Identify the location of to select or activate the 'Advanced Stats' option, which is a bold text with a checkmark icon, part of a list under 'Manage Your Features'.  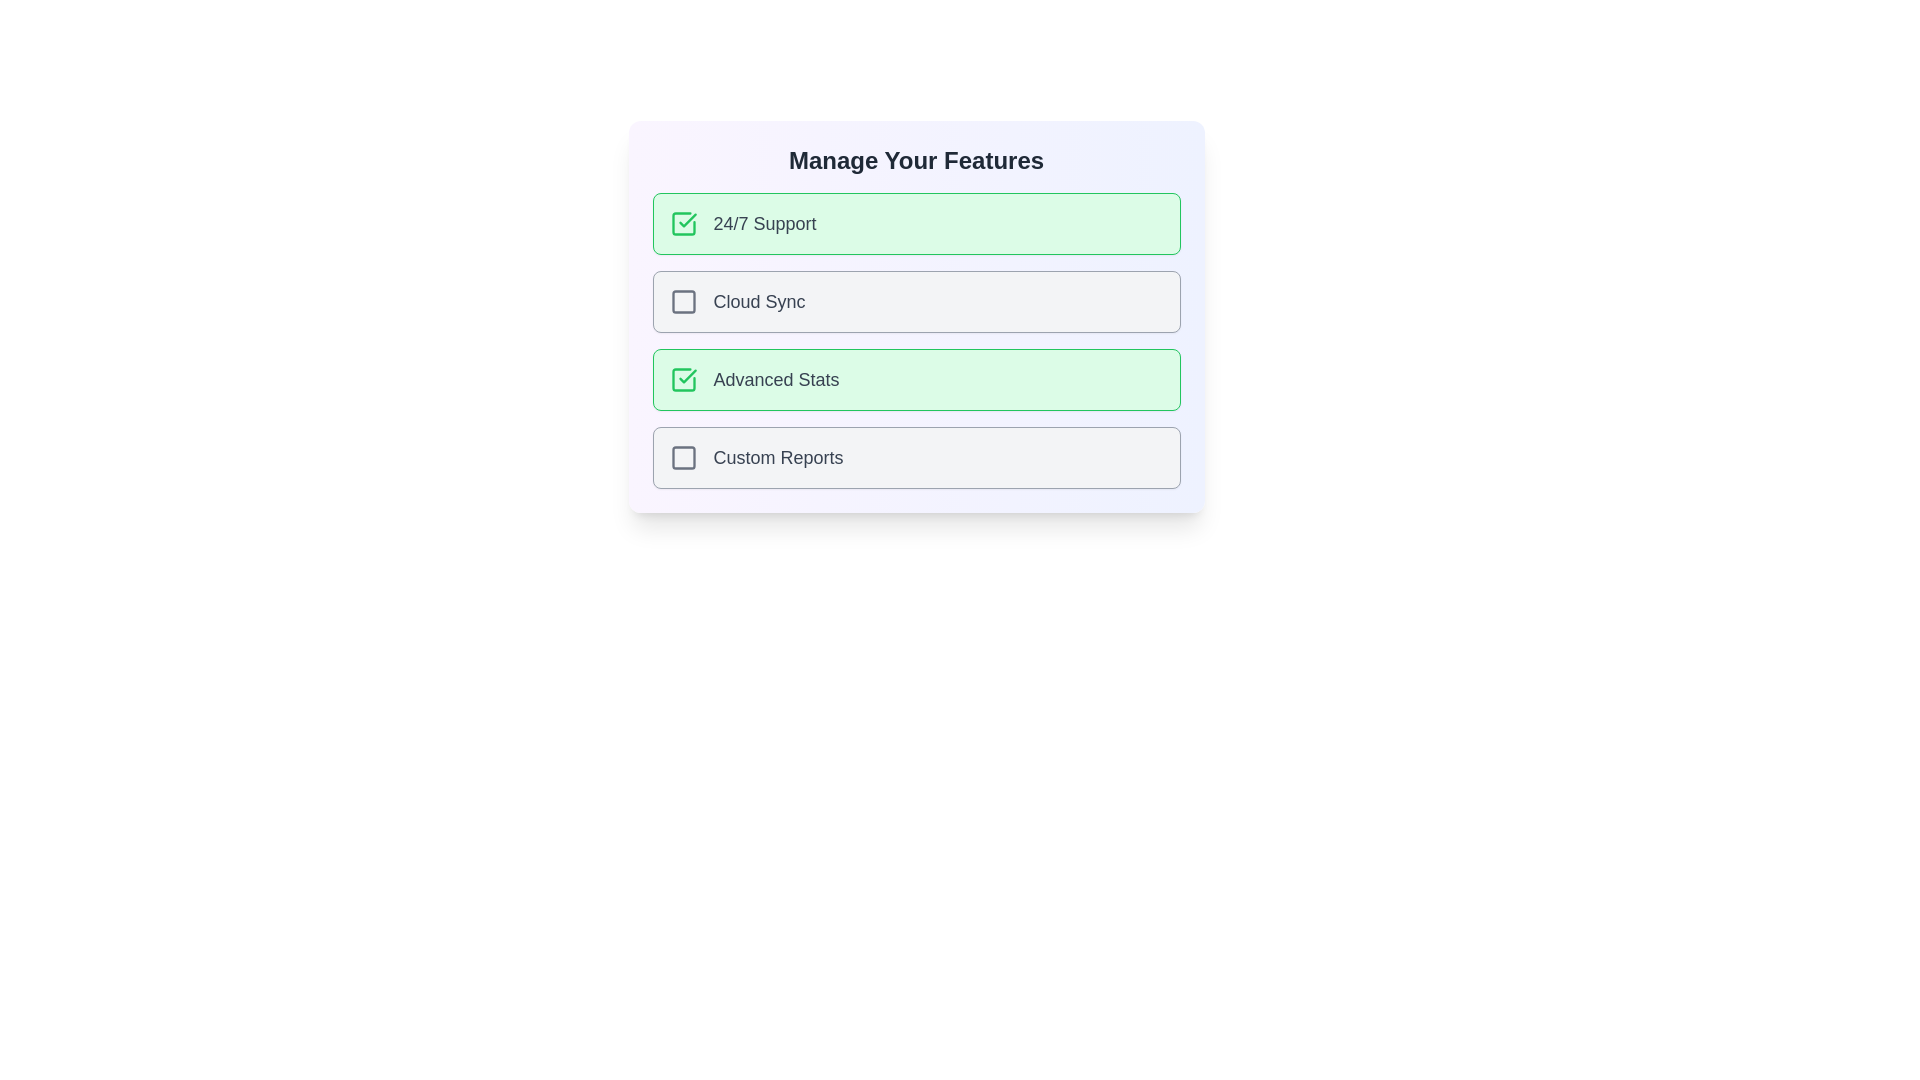
(753, 380).